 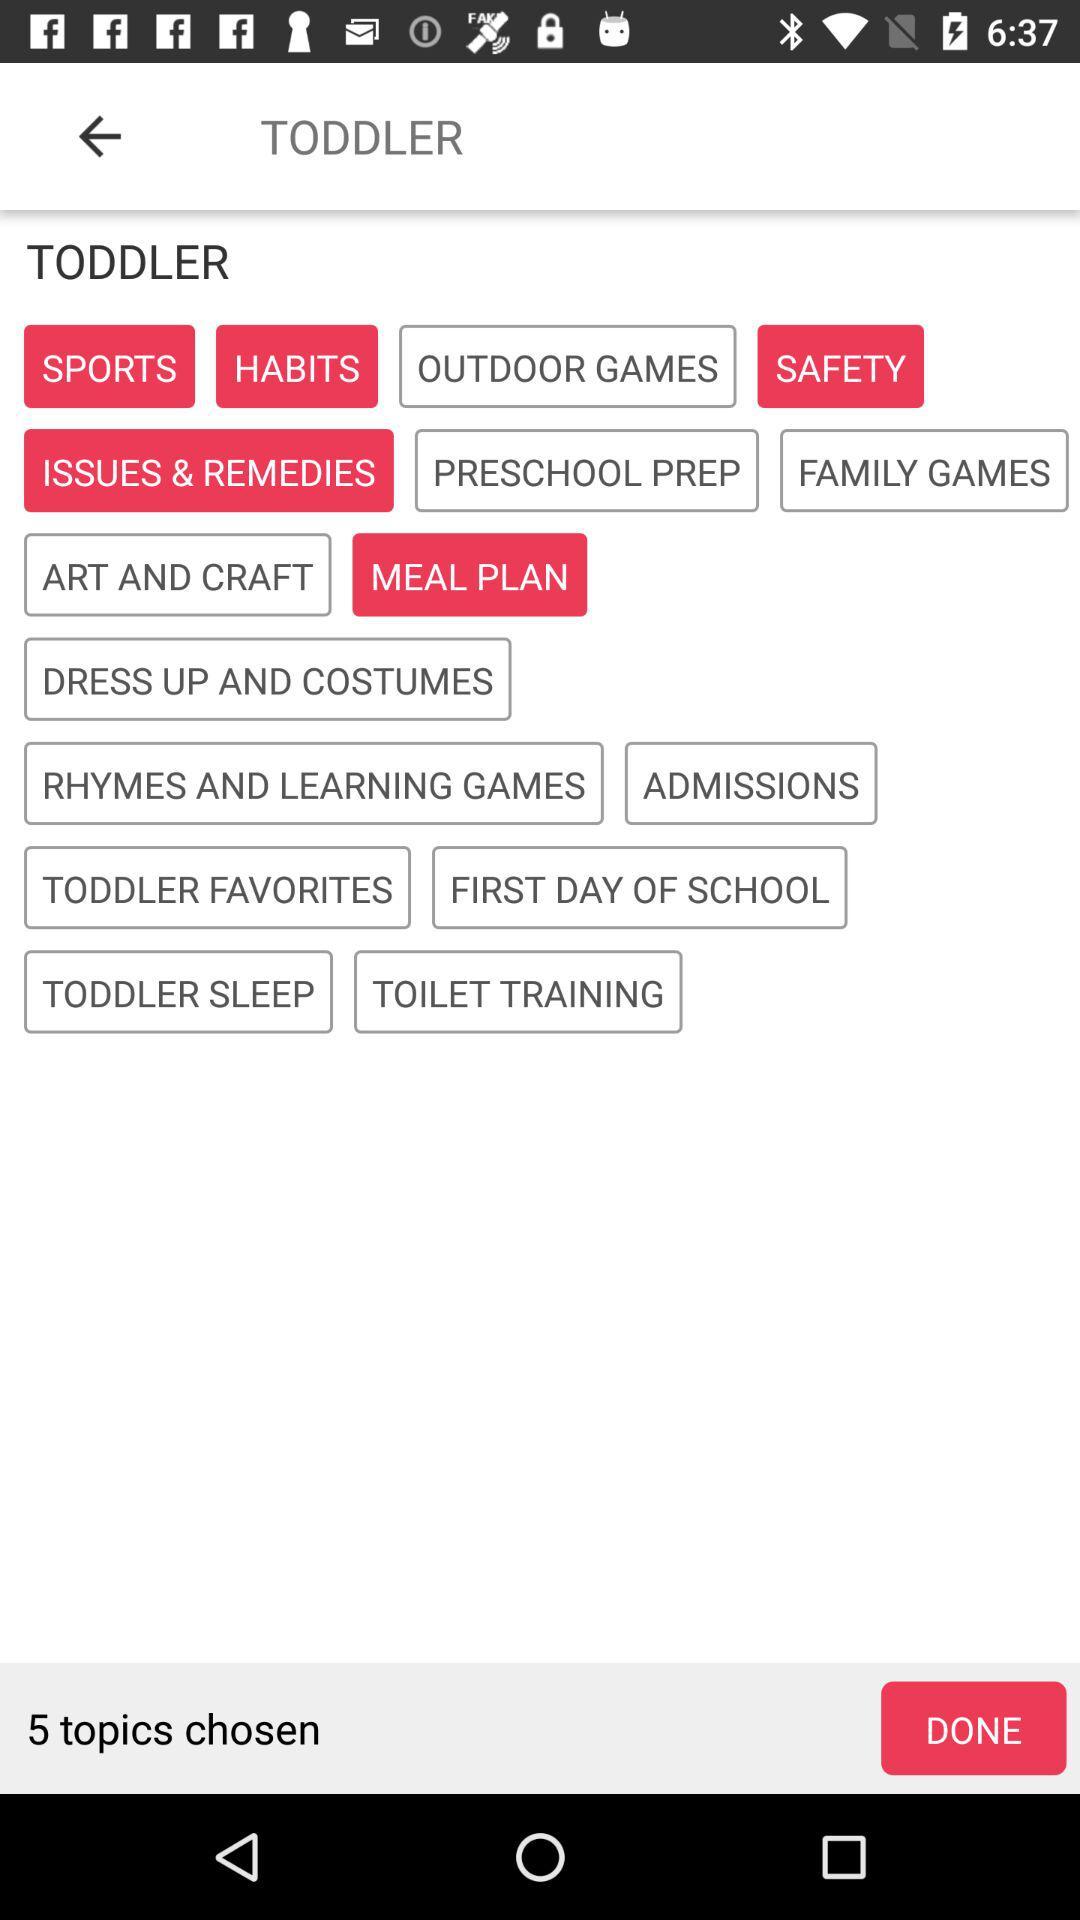 What do you see at coordinates (751, 783) in the screenshot?
I see `item to the right of rhymes and learning icon` at bounding box center [751, 783].